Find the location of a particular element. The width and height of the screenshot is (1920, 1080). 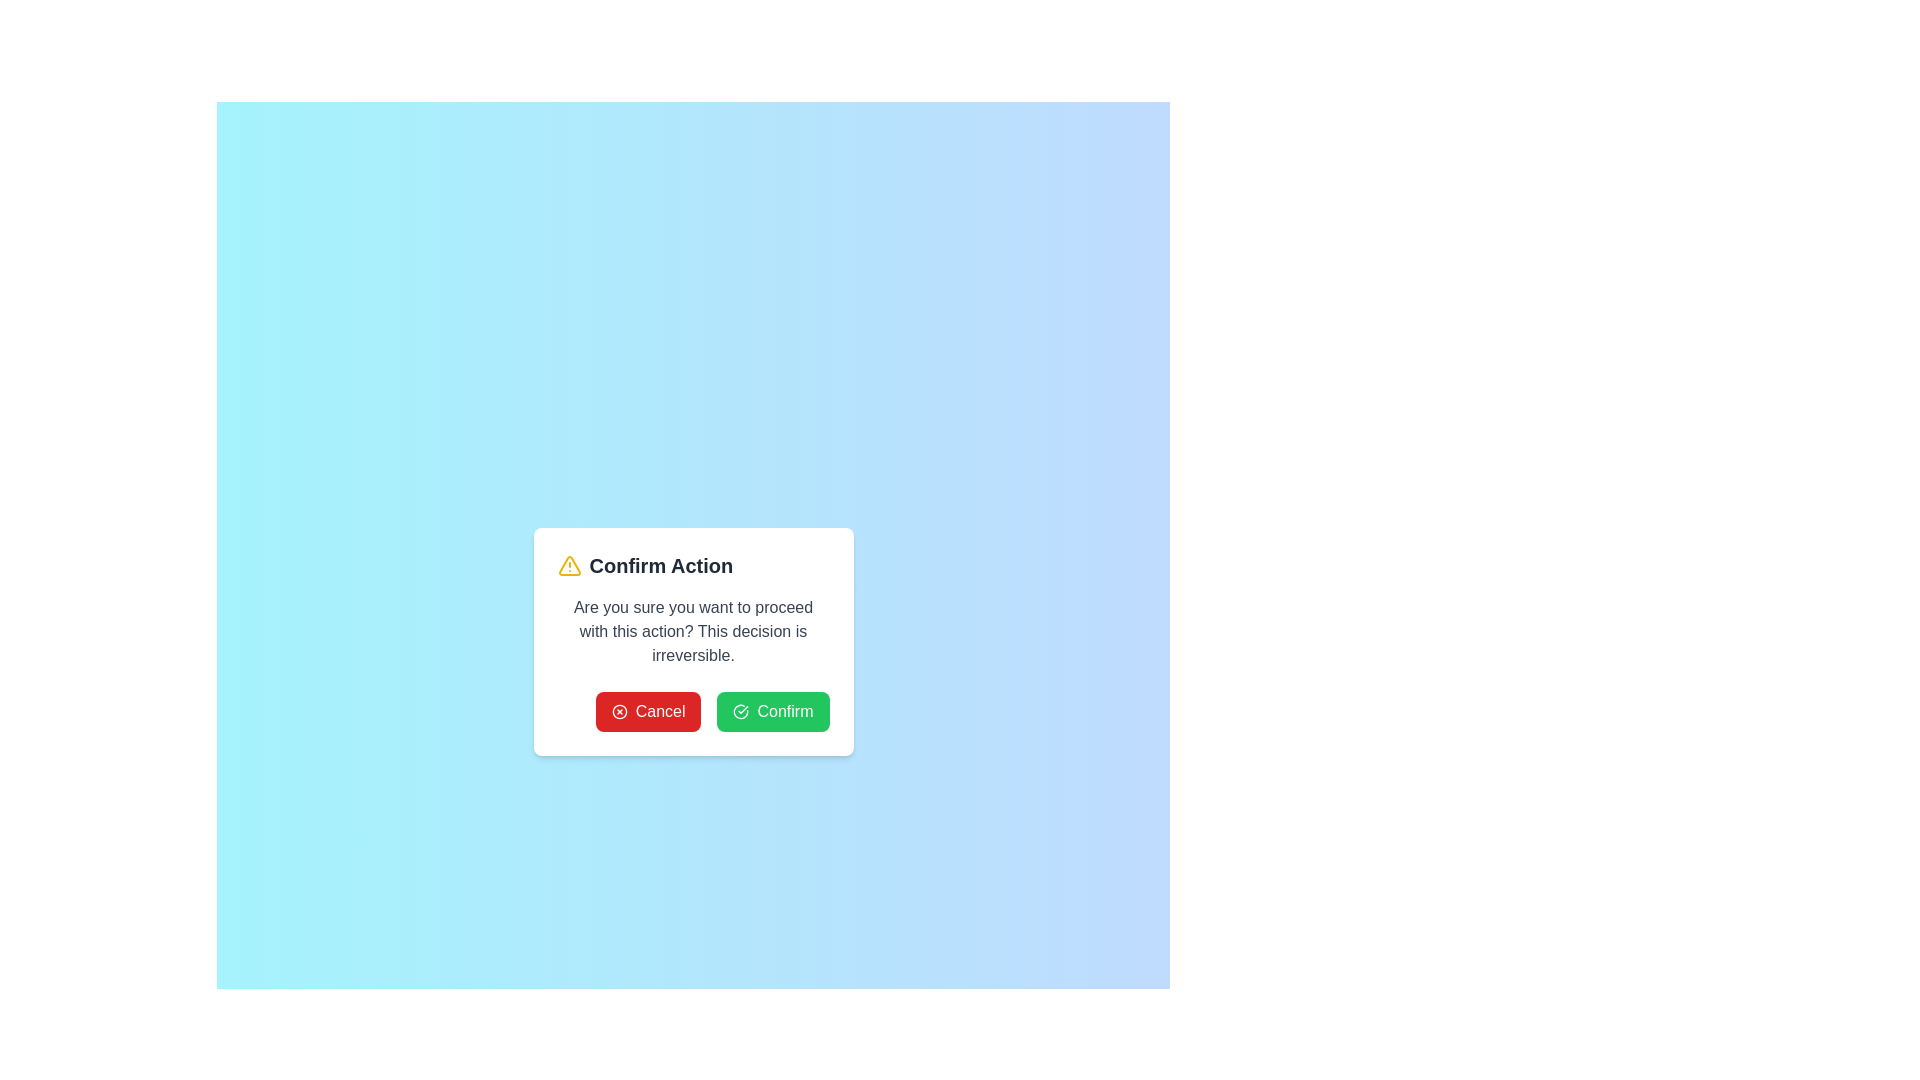

the red circular icon with a white cross, which represents a 'close' or 'cancel' action, located to the left of the 'Cancel' button in the lower-left section of the 'Confirm Action' dialog box is located at coordinates (618, 711).